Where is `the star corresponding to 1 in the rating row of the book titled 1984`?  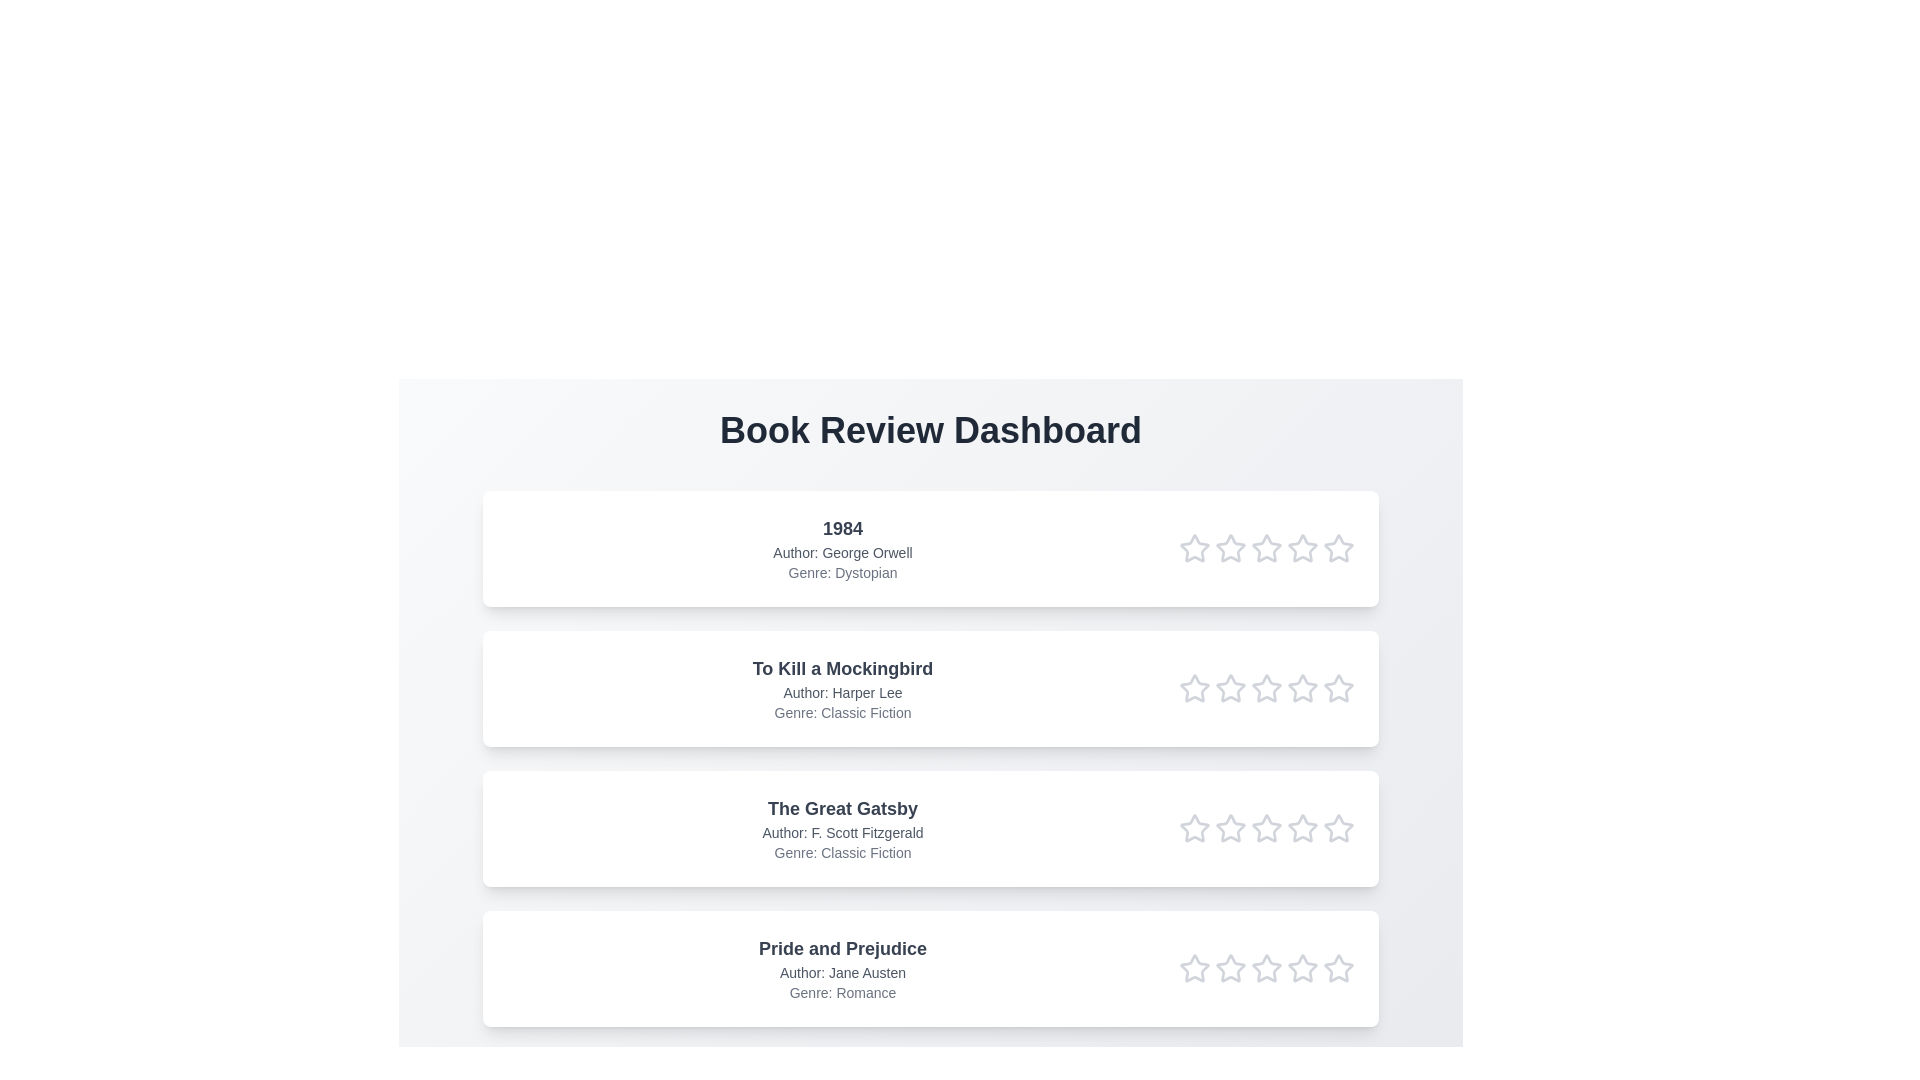
the star corresponding to 1 in the rating row of the book titled 1984 is located at coordinates (1195, 548).